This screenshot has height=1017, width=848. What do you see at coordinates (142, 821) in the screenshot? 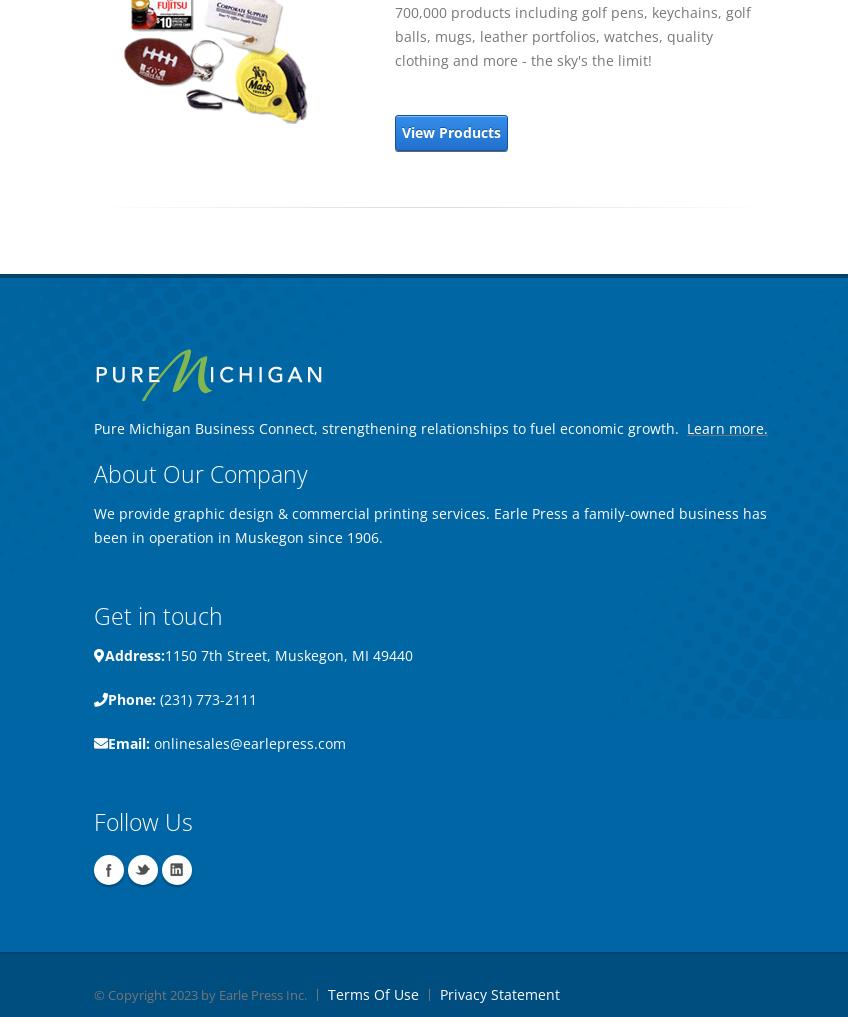
I see `'Follow Us'` at bounding box center [142, 821].